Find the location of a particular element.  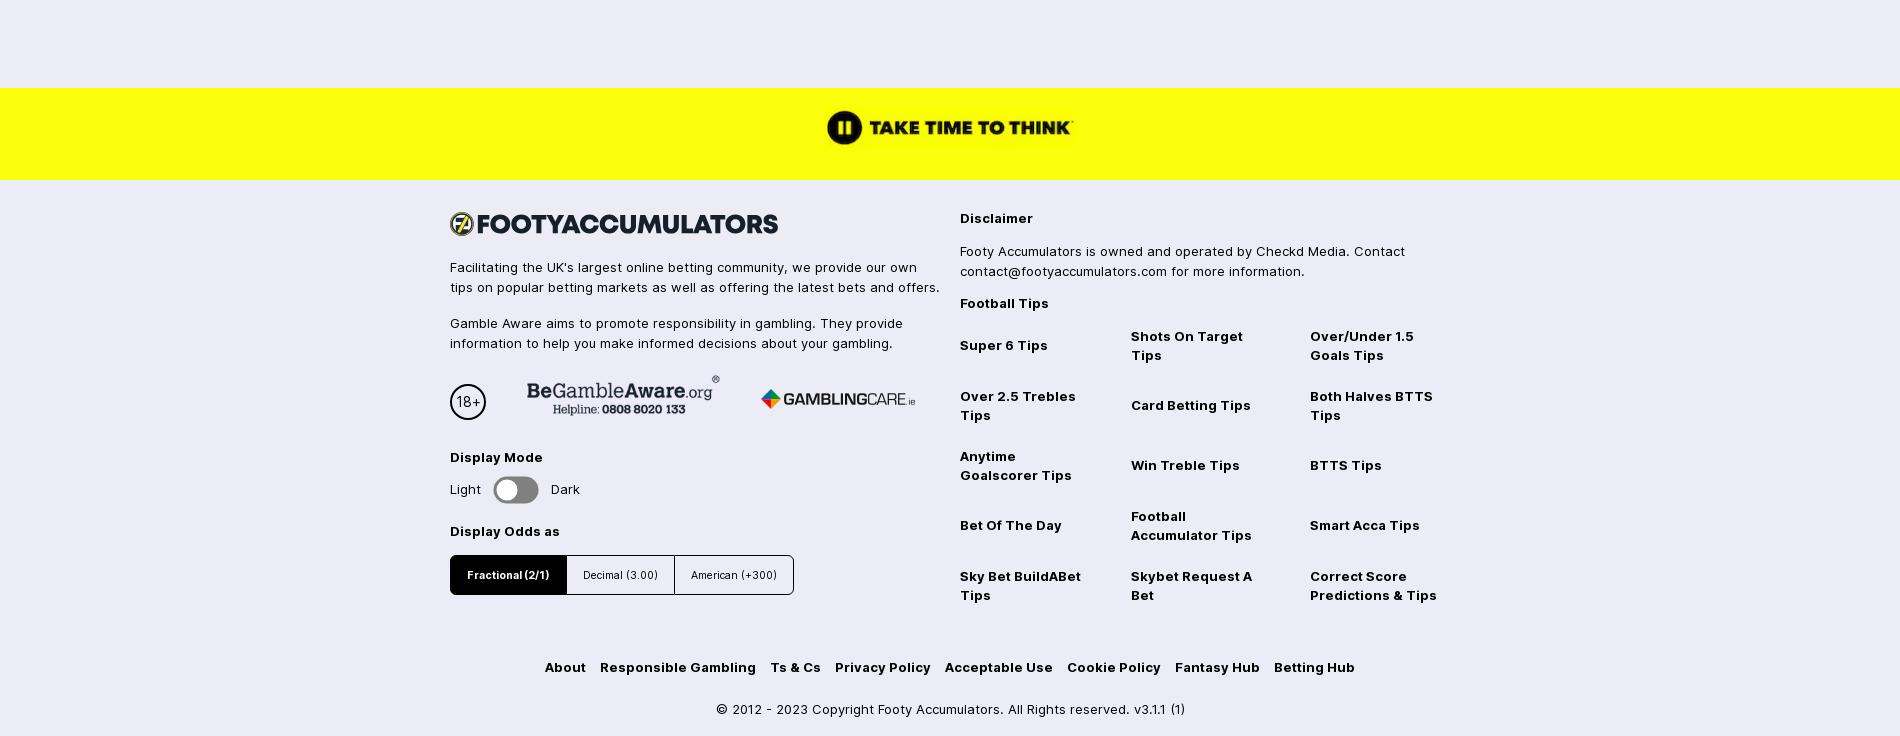

'© 2012 - 2023 Copyright Footy Accumulators. All Rights reserved. v3.1.1 (1)' is located at coordinates (713, 708).